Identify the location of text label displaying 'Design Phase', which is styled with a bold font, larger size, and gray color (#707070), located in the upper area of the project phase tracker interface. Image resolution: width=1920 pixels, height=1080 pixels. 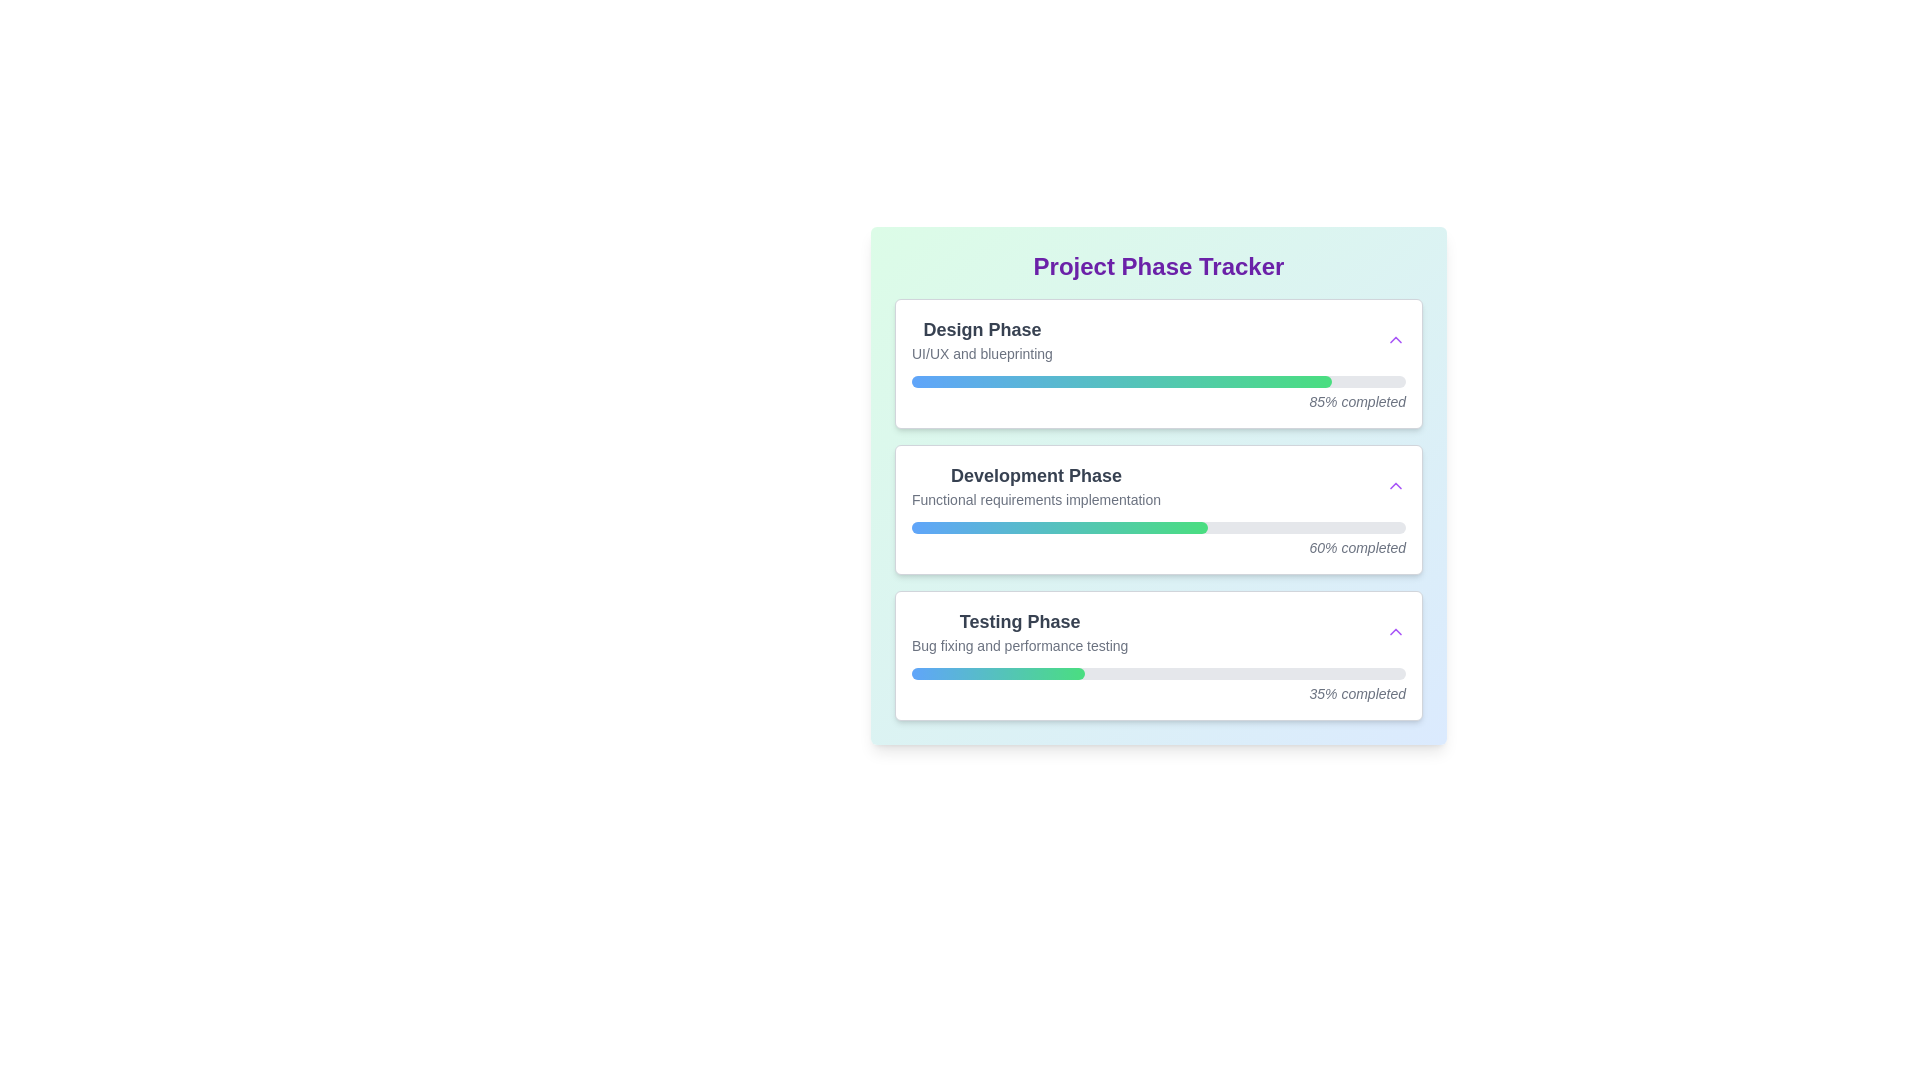
(982, 329).